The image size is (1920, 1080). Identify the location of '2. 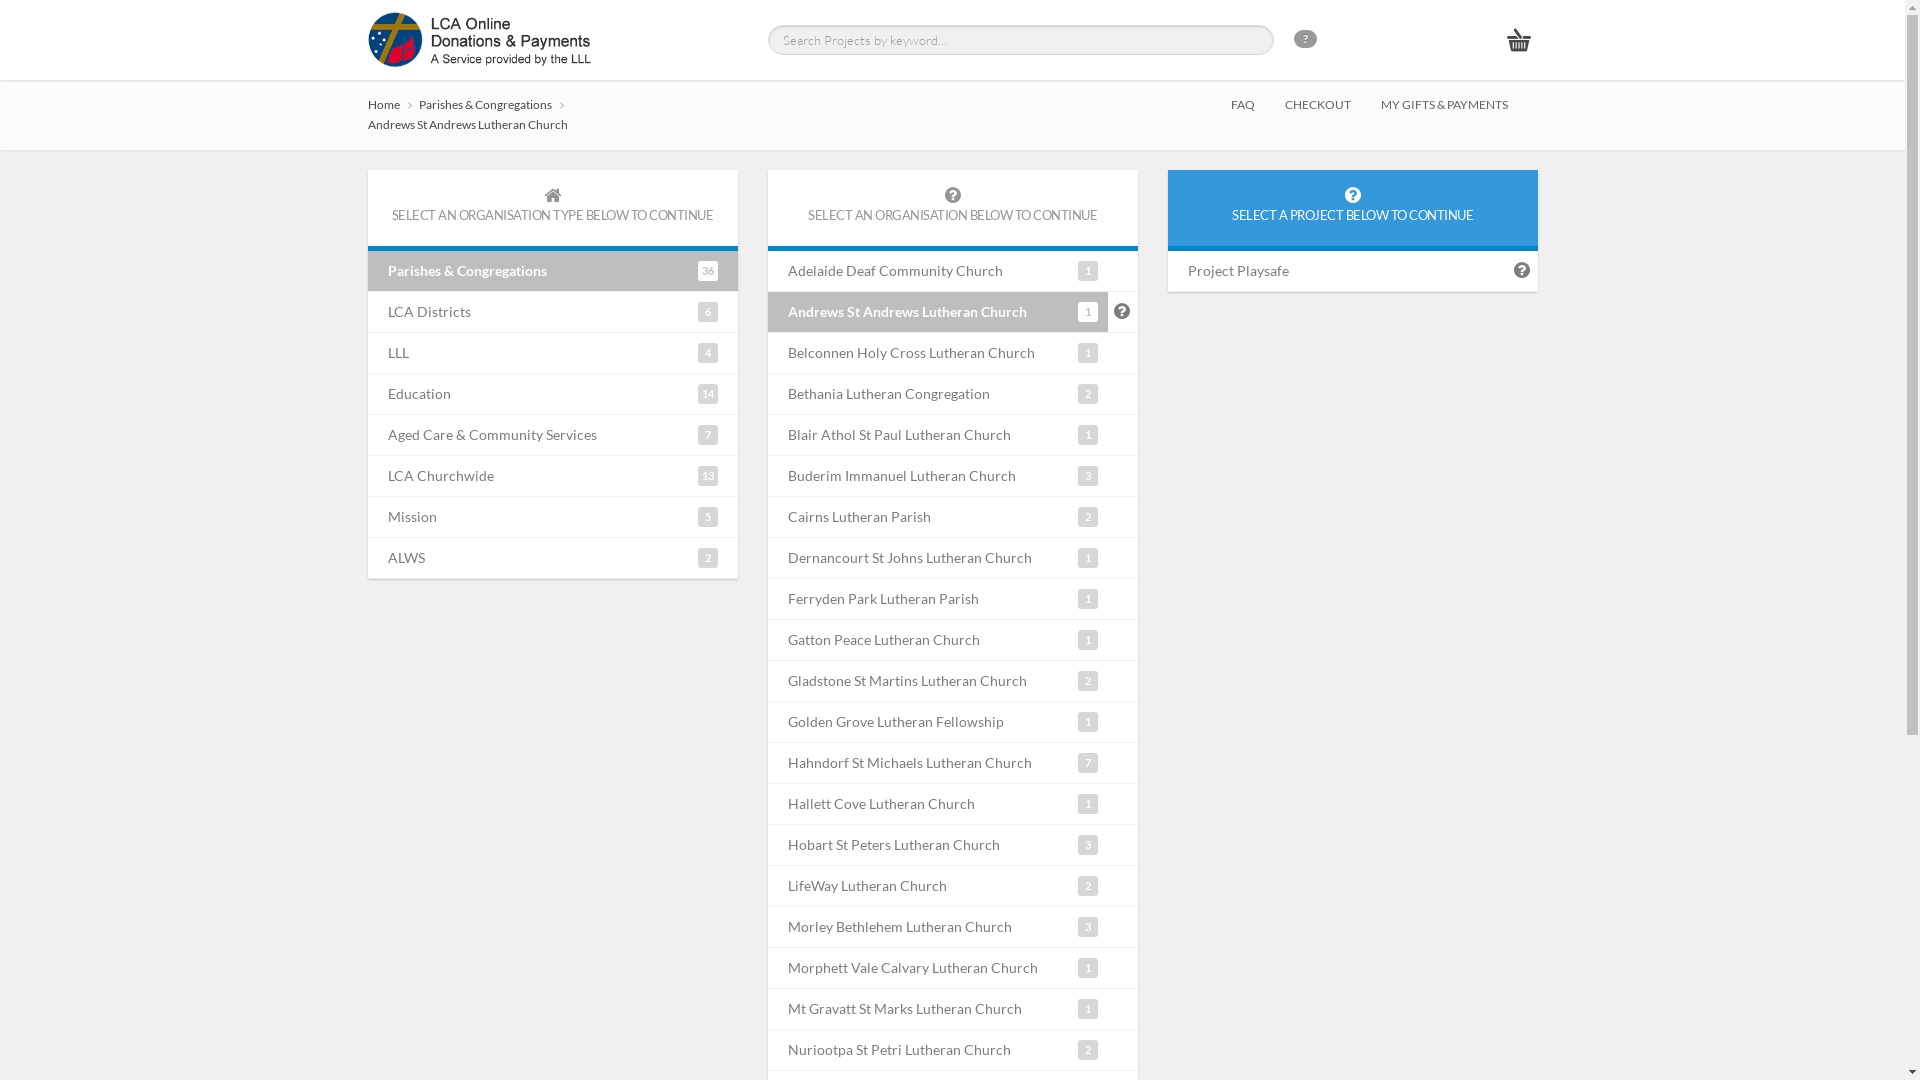
(936, 885).